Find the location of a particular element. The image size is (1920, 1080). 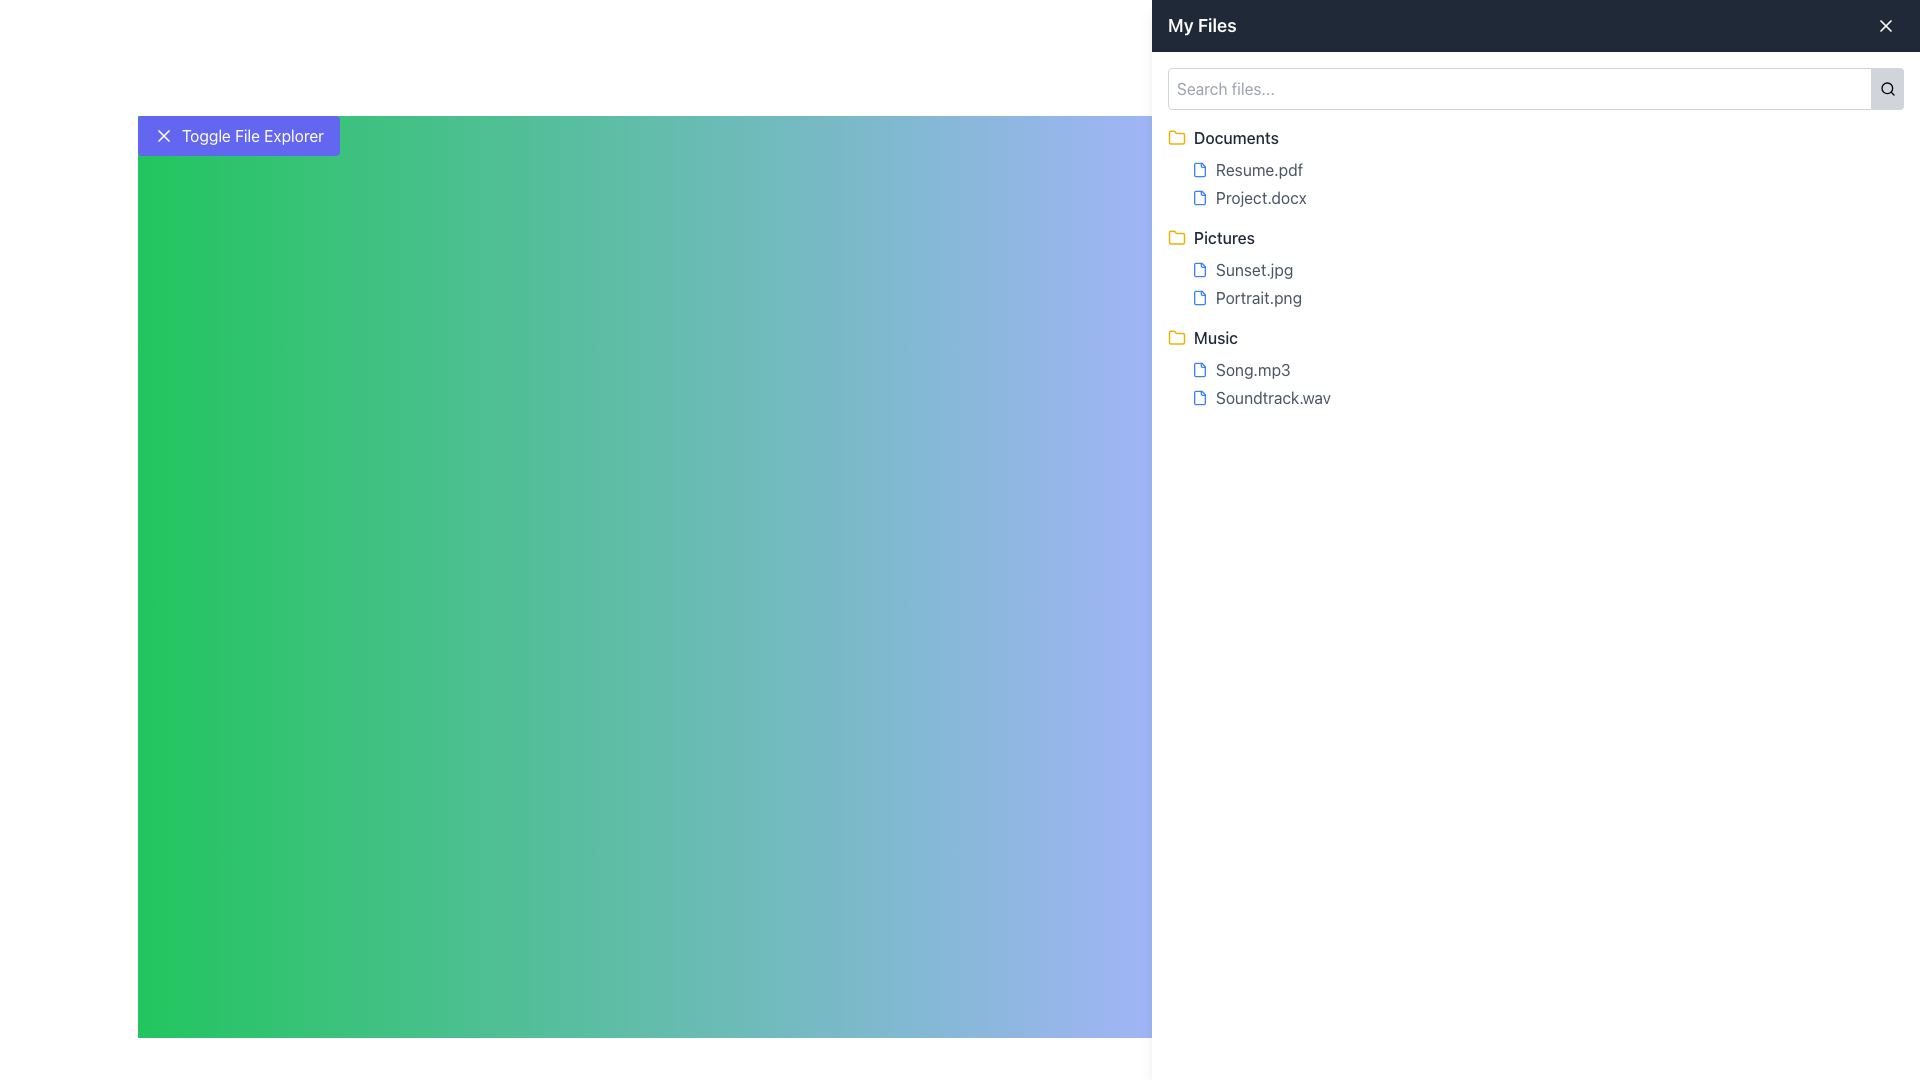

the file icon with a blue outline located next to the text label 'Song.mp3' in the 'Music' section of the file list is located at coordinates (1200, 370).